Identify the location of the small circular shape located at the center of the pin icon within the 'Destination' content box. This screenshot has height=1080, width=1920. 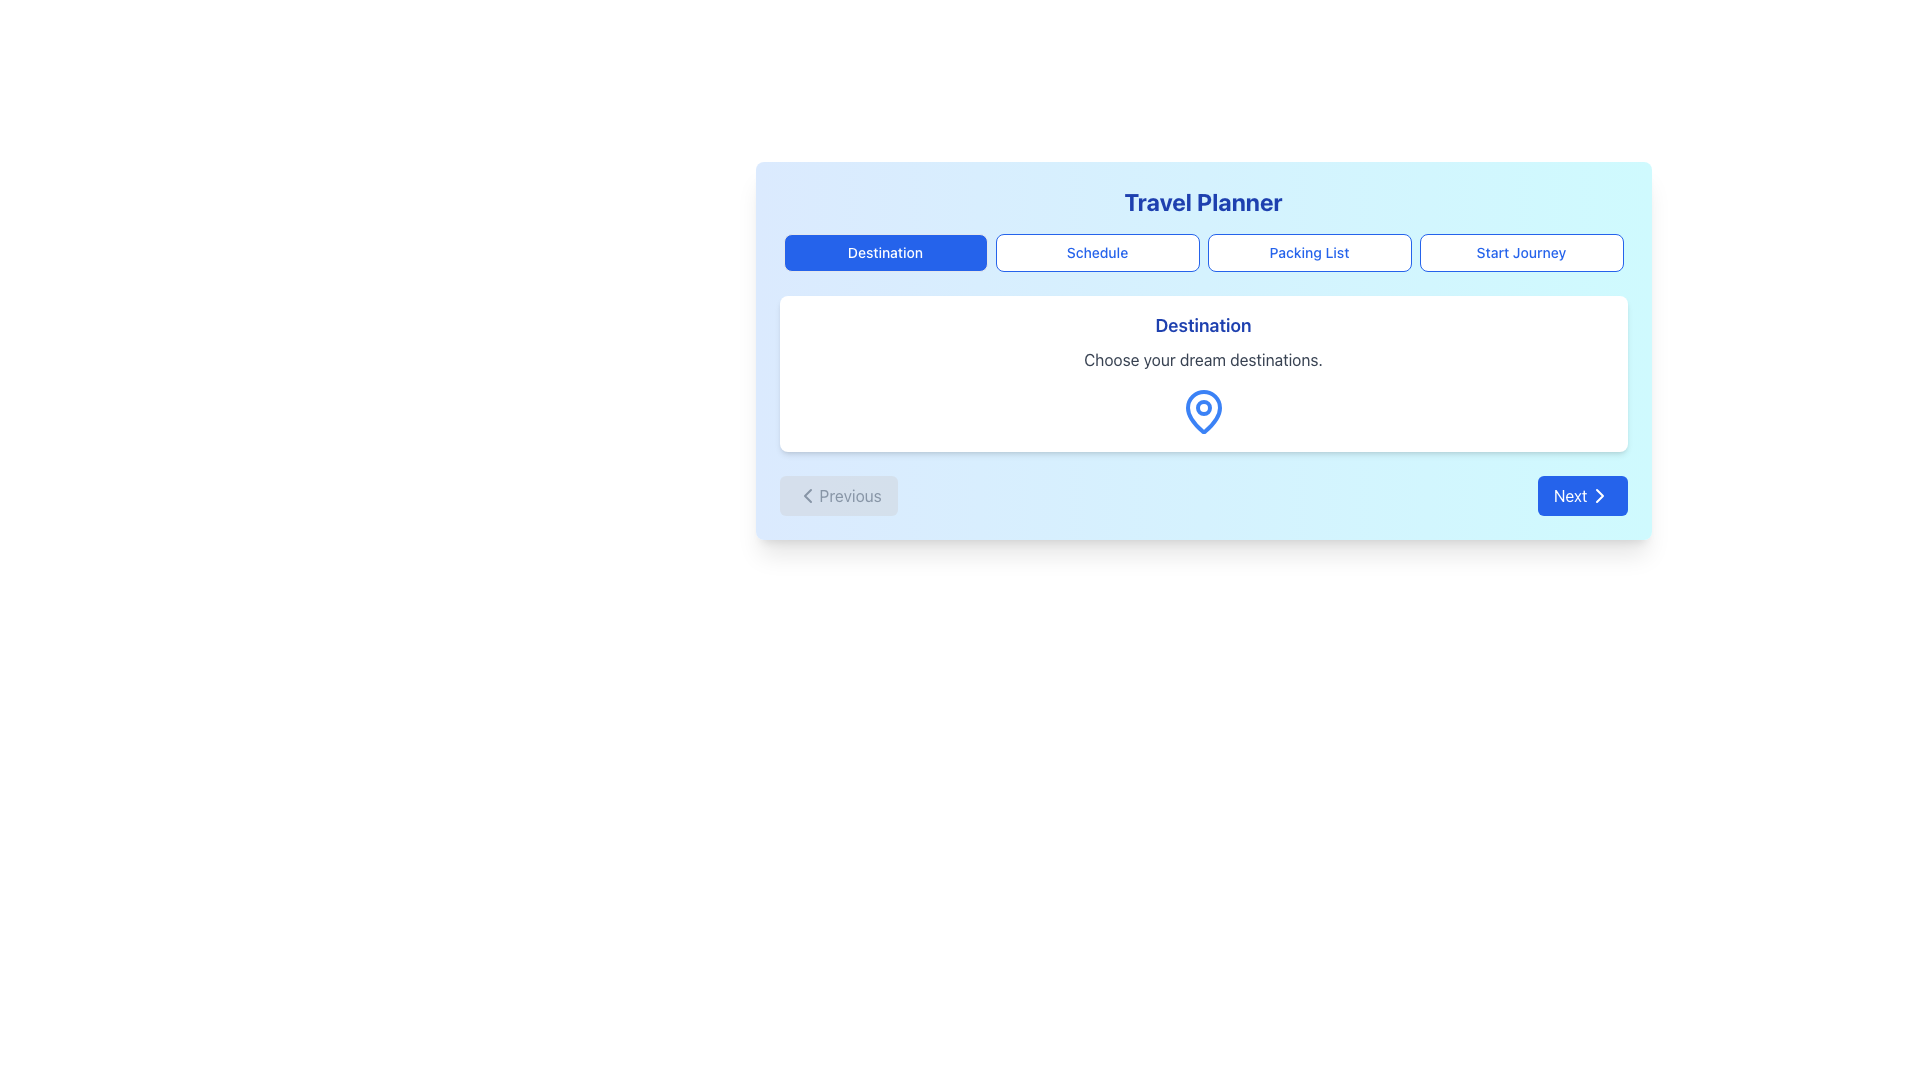
(1202, 407).